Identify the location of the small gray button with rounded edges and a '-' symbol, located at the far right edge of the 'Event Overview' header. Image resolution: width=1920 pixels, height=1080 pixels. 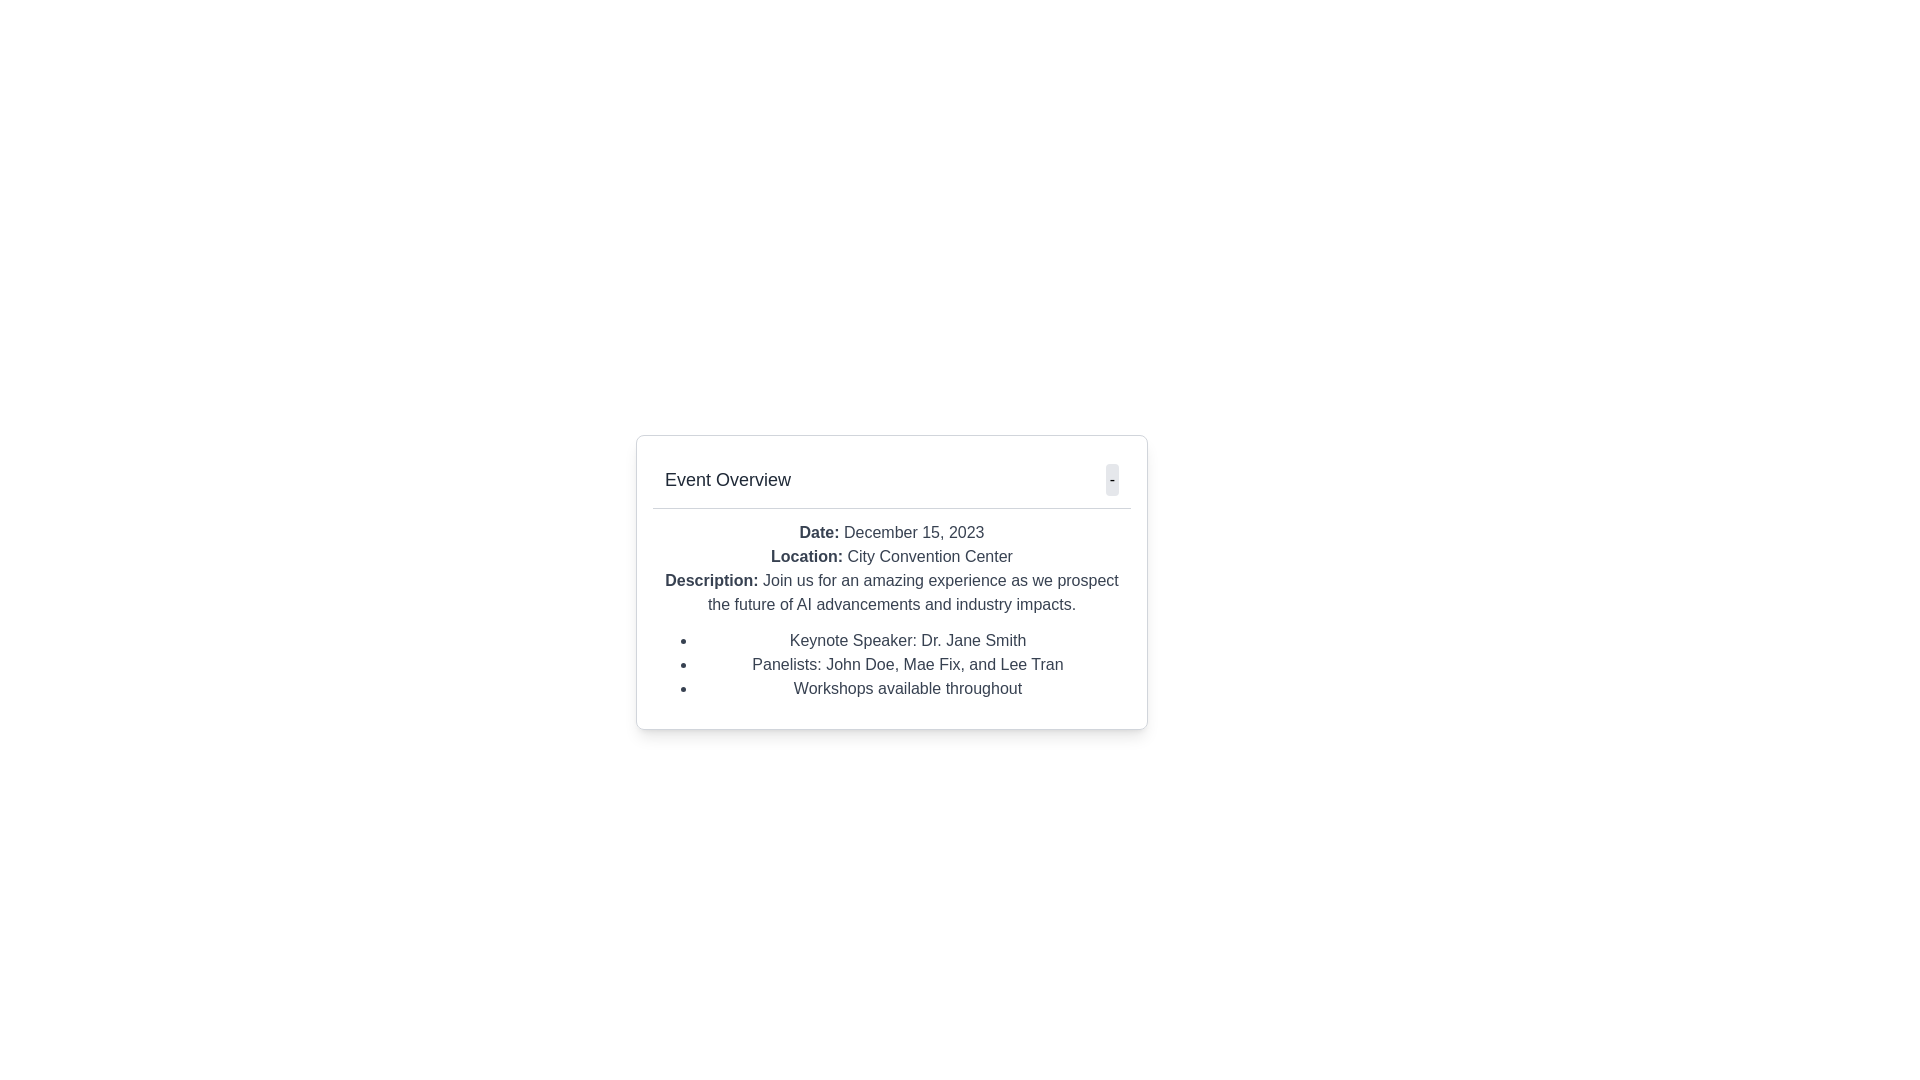
(1111, 479).